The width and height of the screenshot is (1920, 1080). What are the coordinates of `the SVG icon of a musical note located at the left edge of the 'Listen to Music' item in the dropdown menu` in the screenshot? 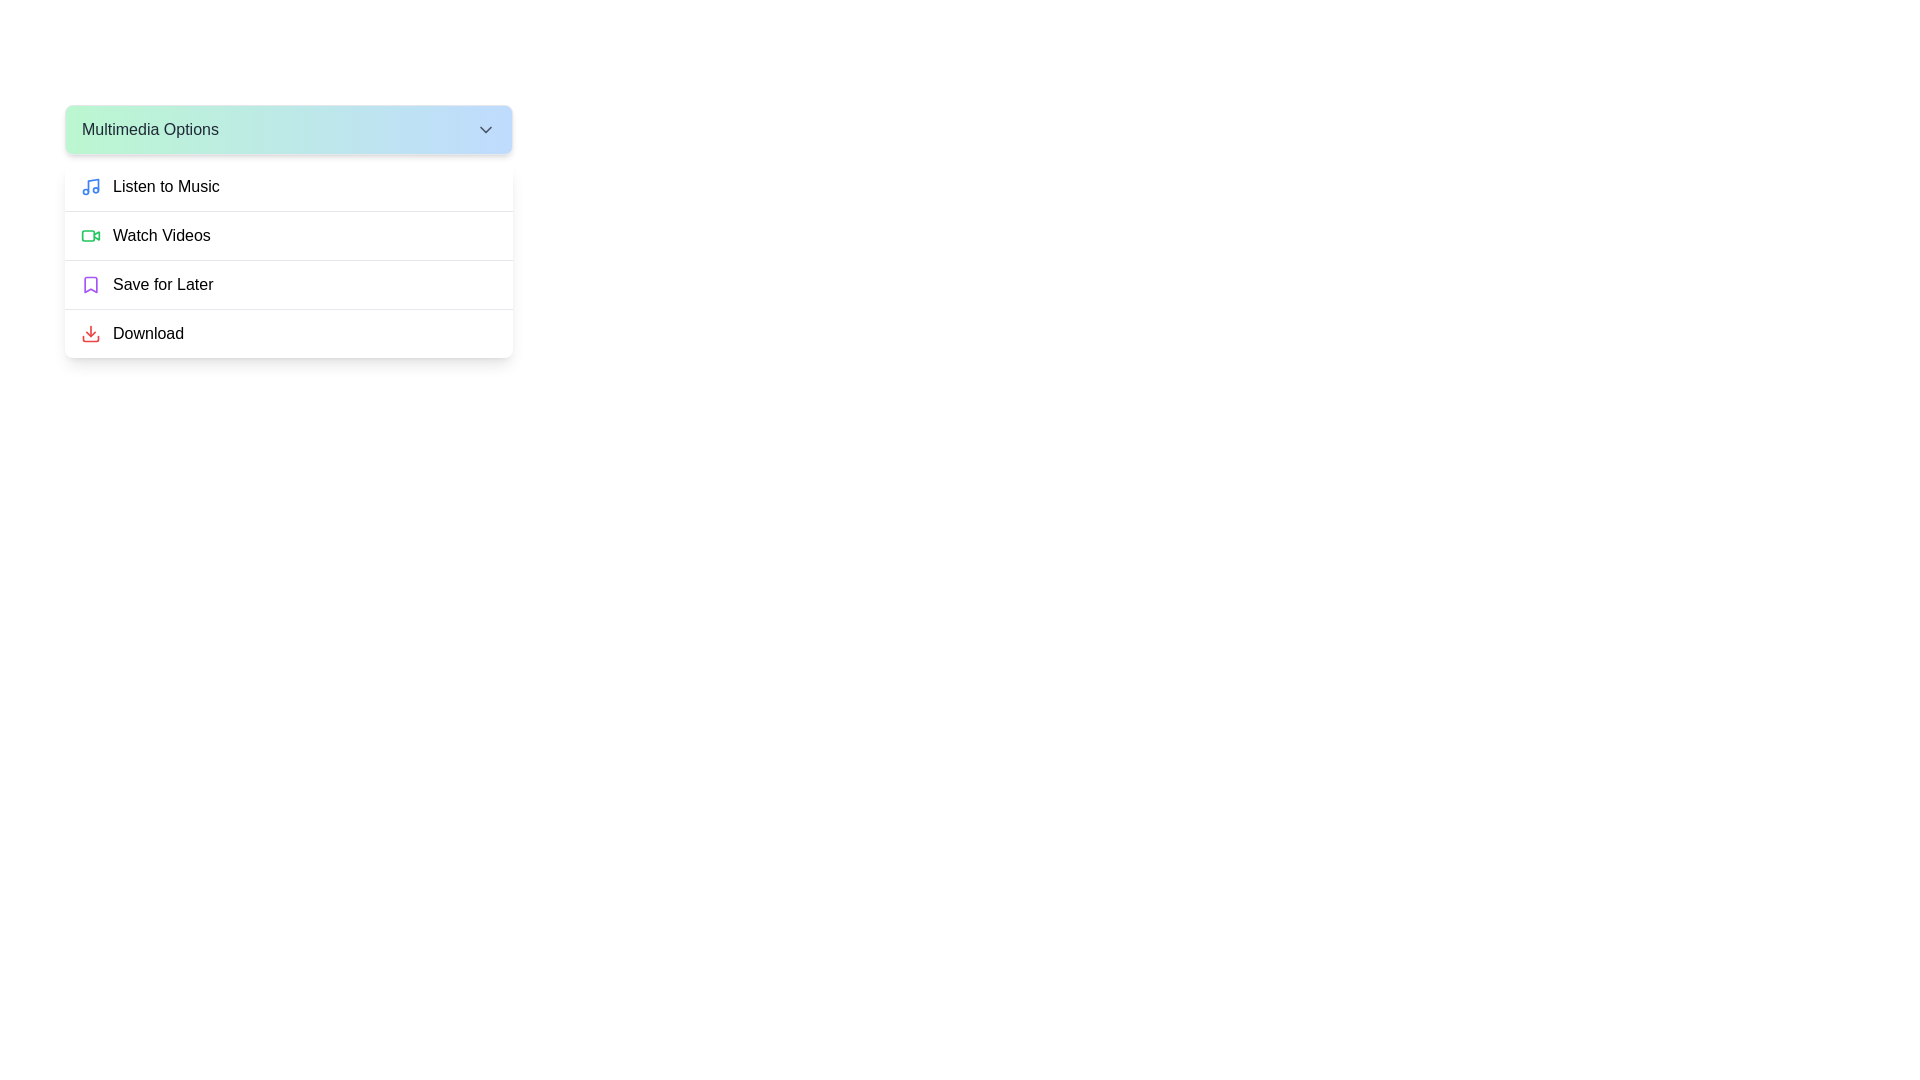 It's located at (90, 186).